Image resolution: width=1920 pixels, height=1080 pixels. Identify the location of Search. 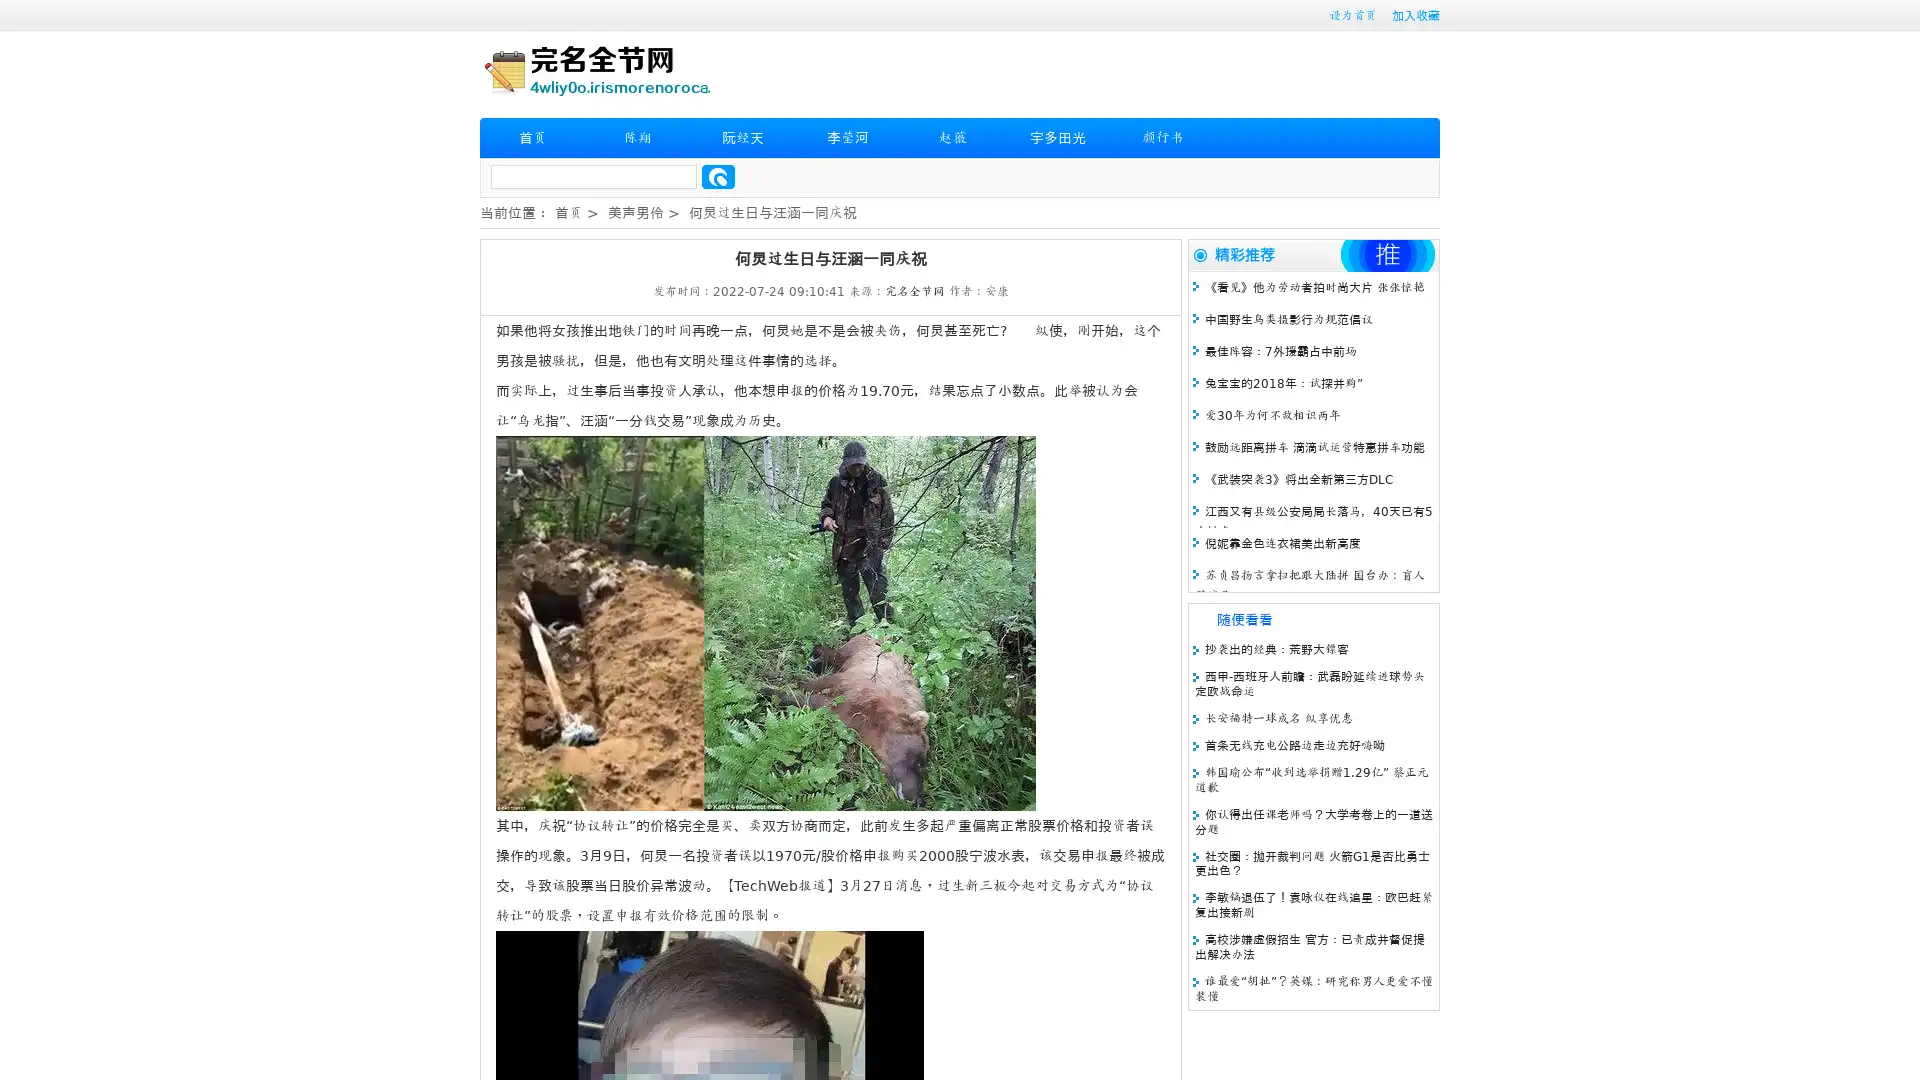
(718, 176).